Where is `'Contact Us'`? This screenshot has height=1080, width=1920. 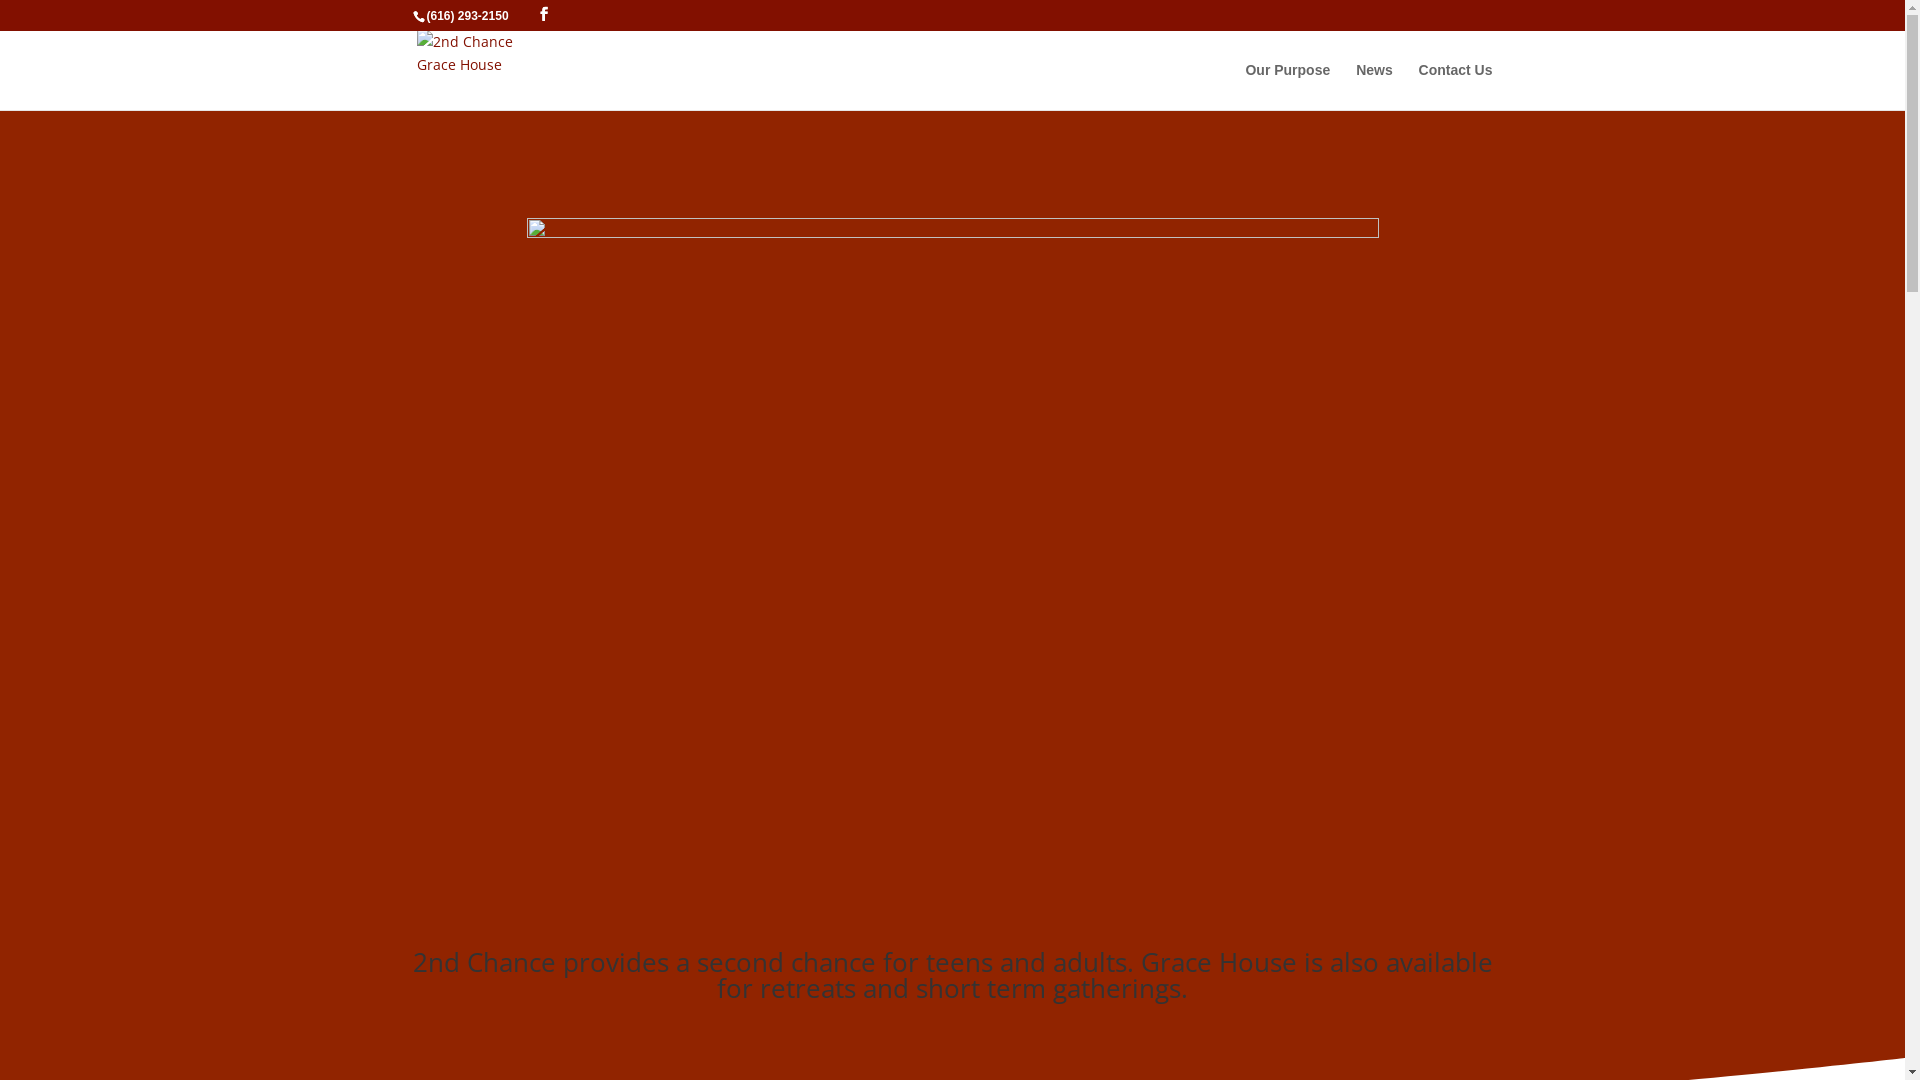
'Contact Us' is located at coordinates (1455, 85).